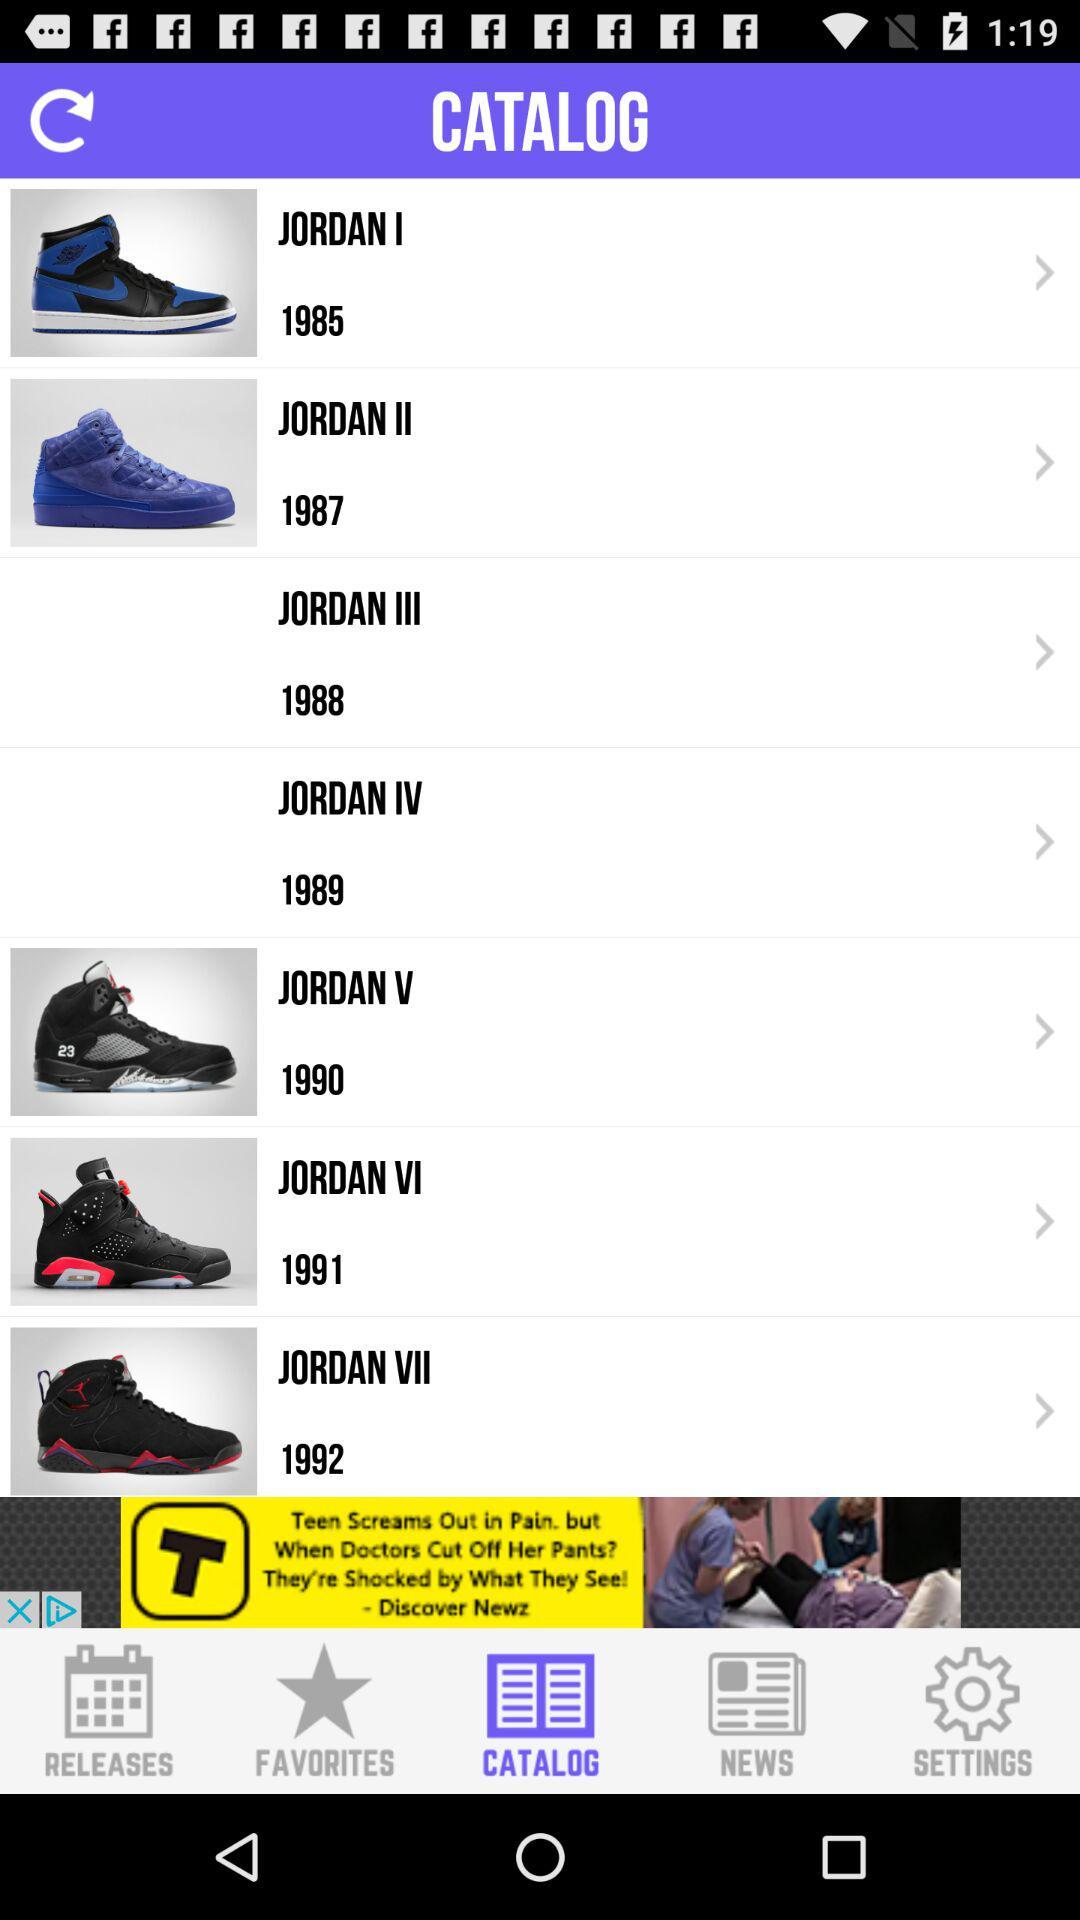 This screenshot has width=1080, height=1920. What do you see at coordinates (540, 1710) in the screenshot?
I see `catalog menu` at bounding box center [540, 1710].